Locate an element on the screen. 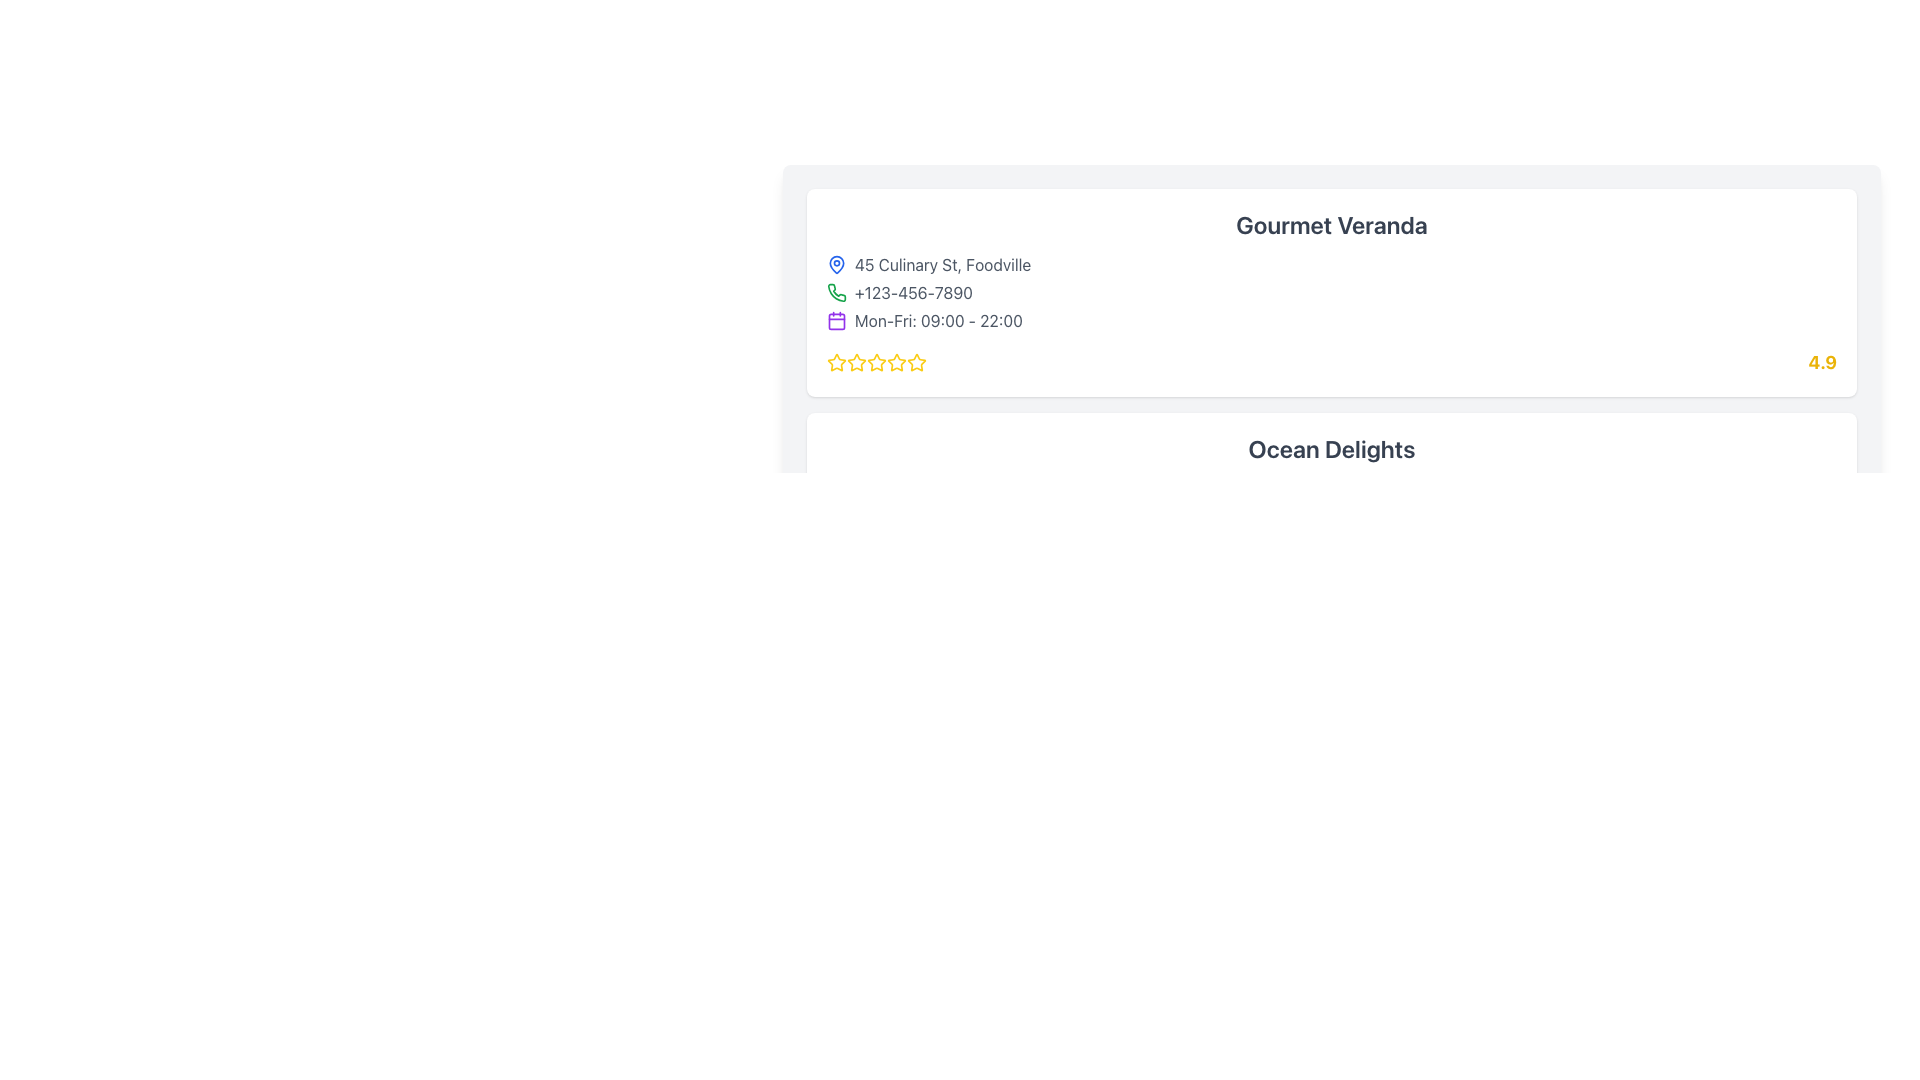  the visual state of the third star icon in the rating section of the Gourmet Veranda card is located at coordinates (877, 362).